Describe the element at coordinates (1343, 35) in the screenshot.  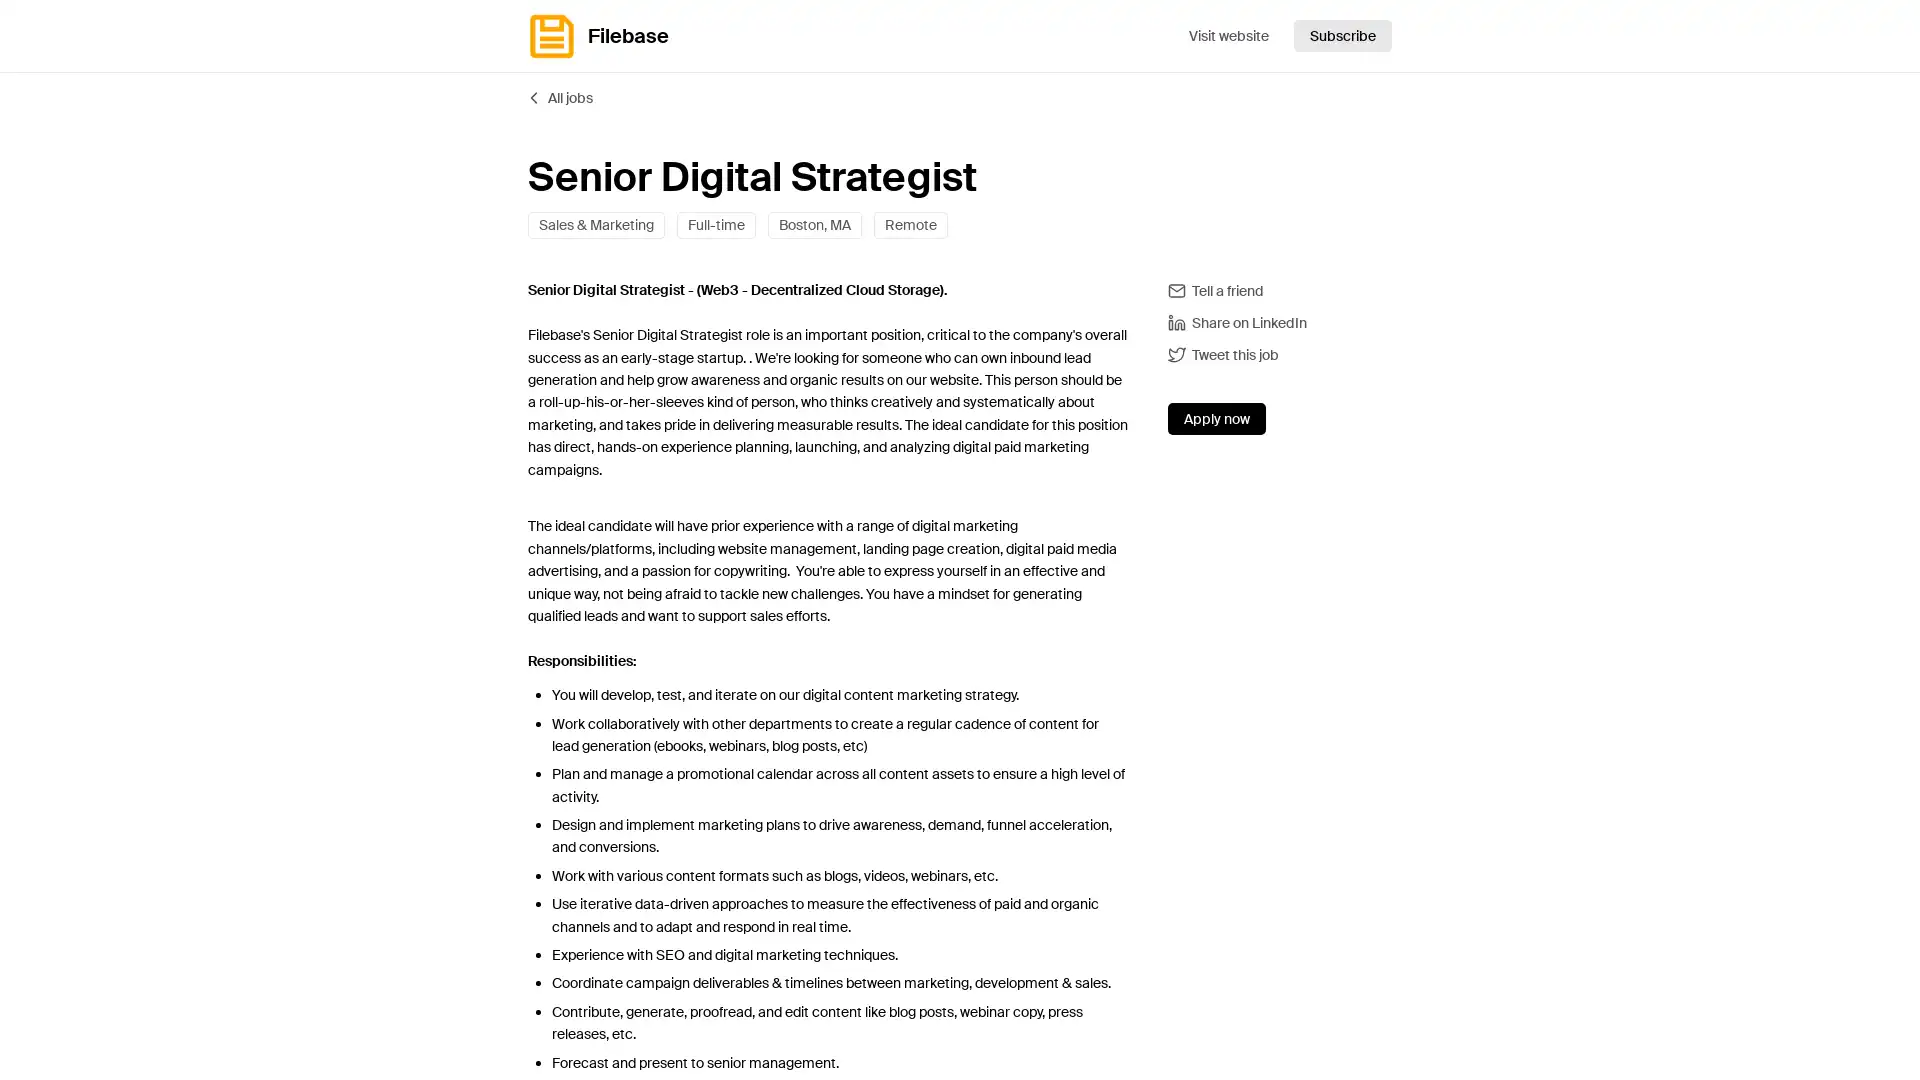
I see `Subscribe` at that location.